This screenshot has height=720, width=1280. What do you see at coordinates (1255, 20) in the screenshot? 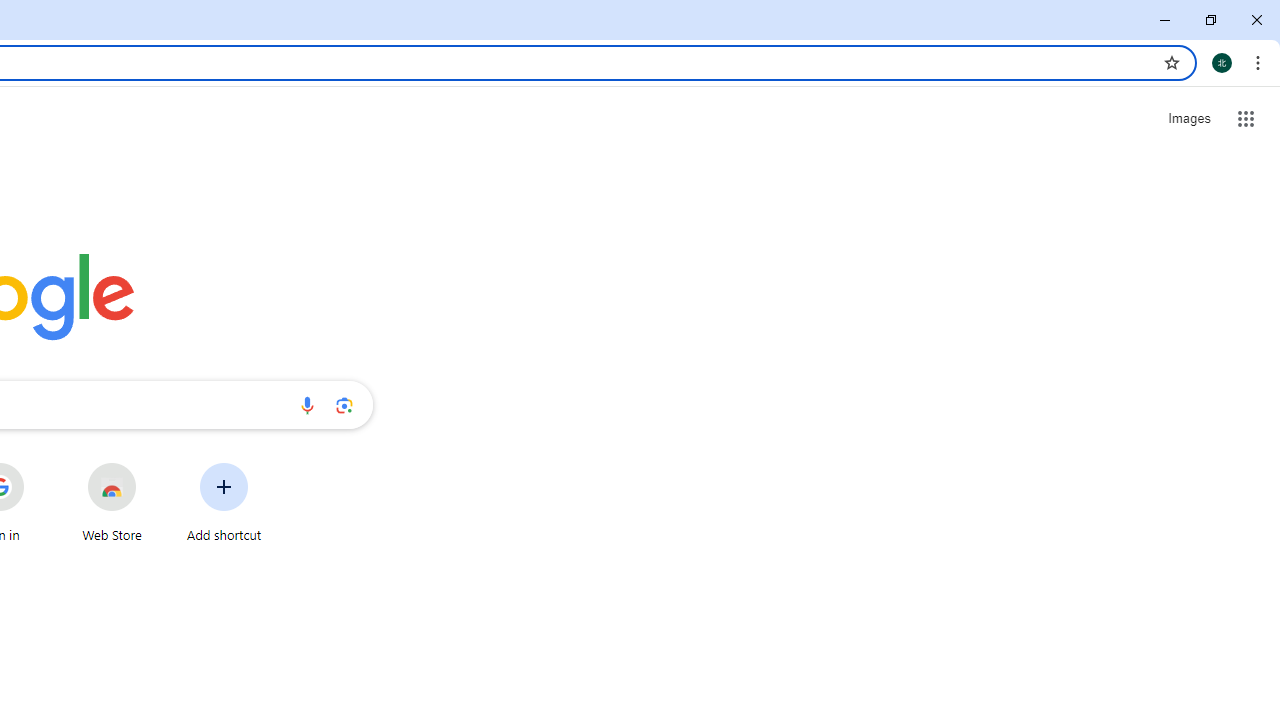
I see `'Close'` at bounding box center [1255, 20].